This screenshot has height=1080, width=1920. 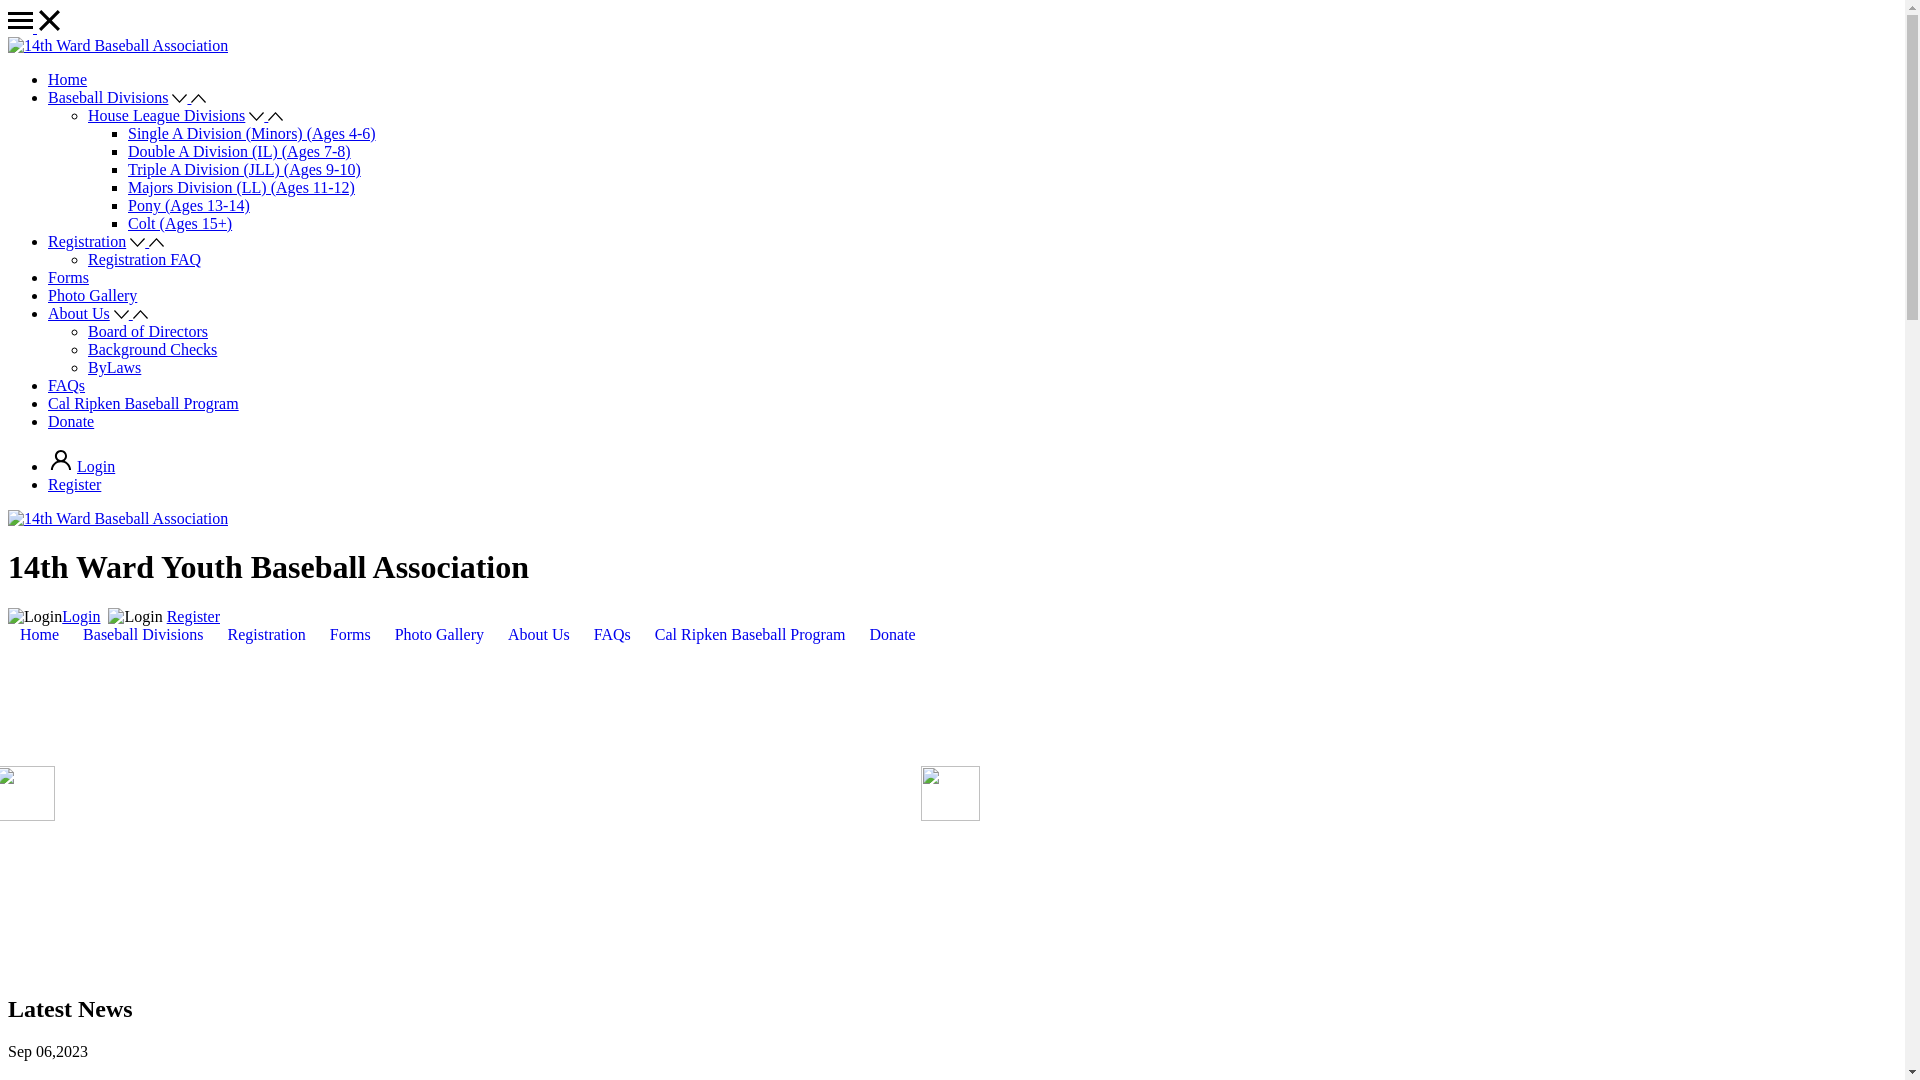 I want to click on 'Registration FAQ', so click(x=143, y=258).